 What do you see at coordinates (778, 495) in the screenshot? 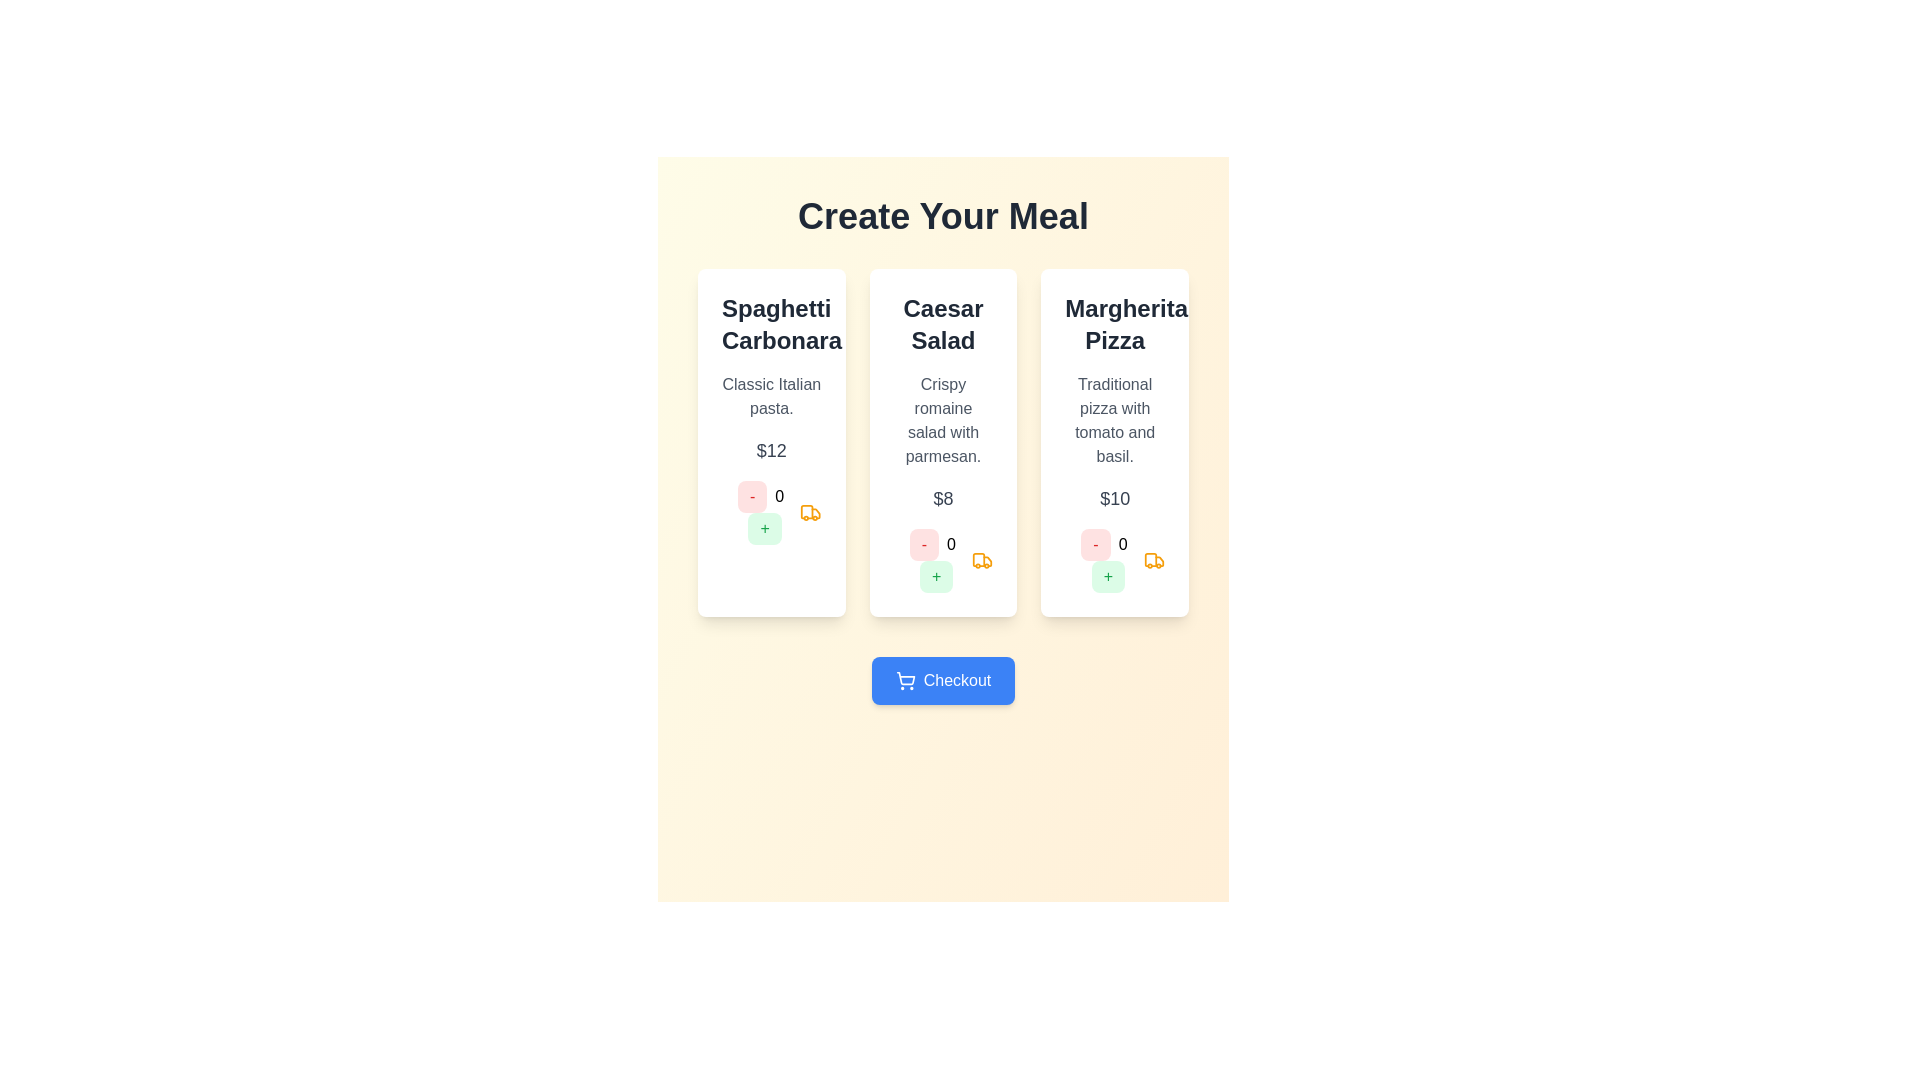
I see `numeric text label displaying '0' that is centered between the minus ('-') and plus ('+') buttons in the second card under 'Caesar Salad'` at bounding box center [778, 495].